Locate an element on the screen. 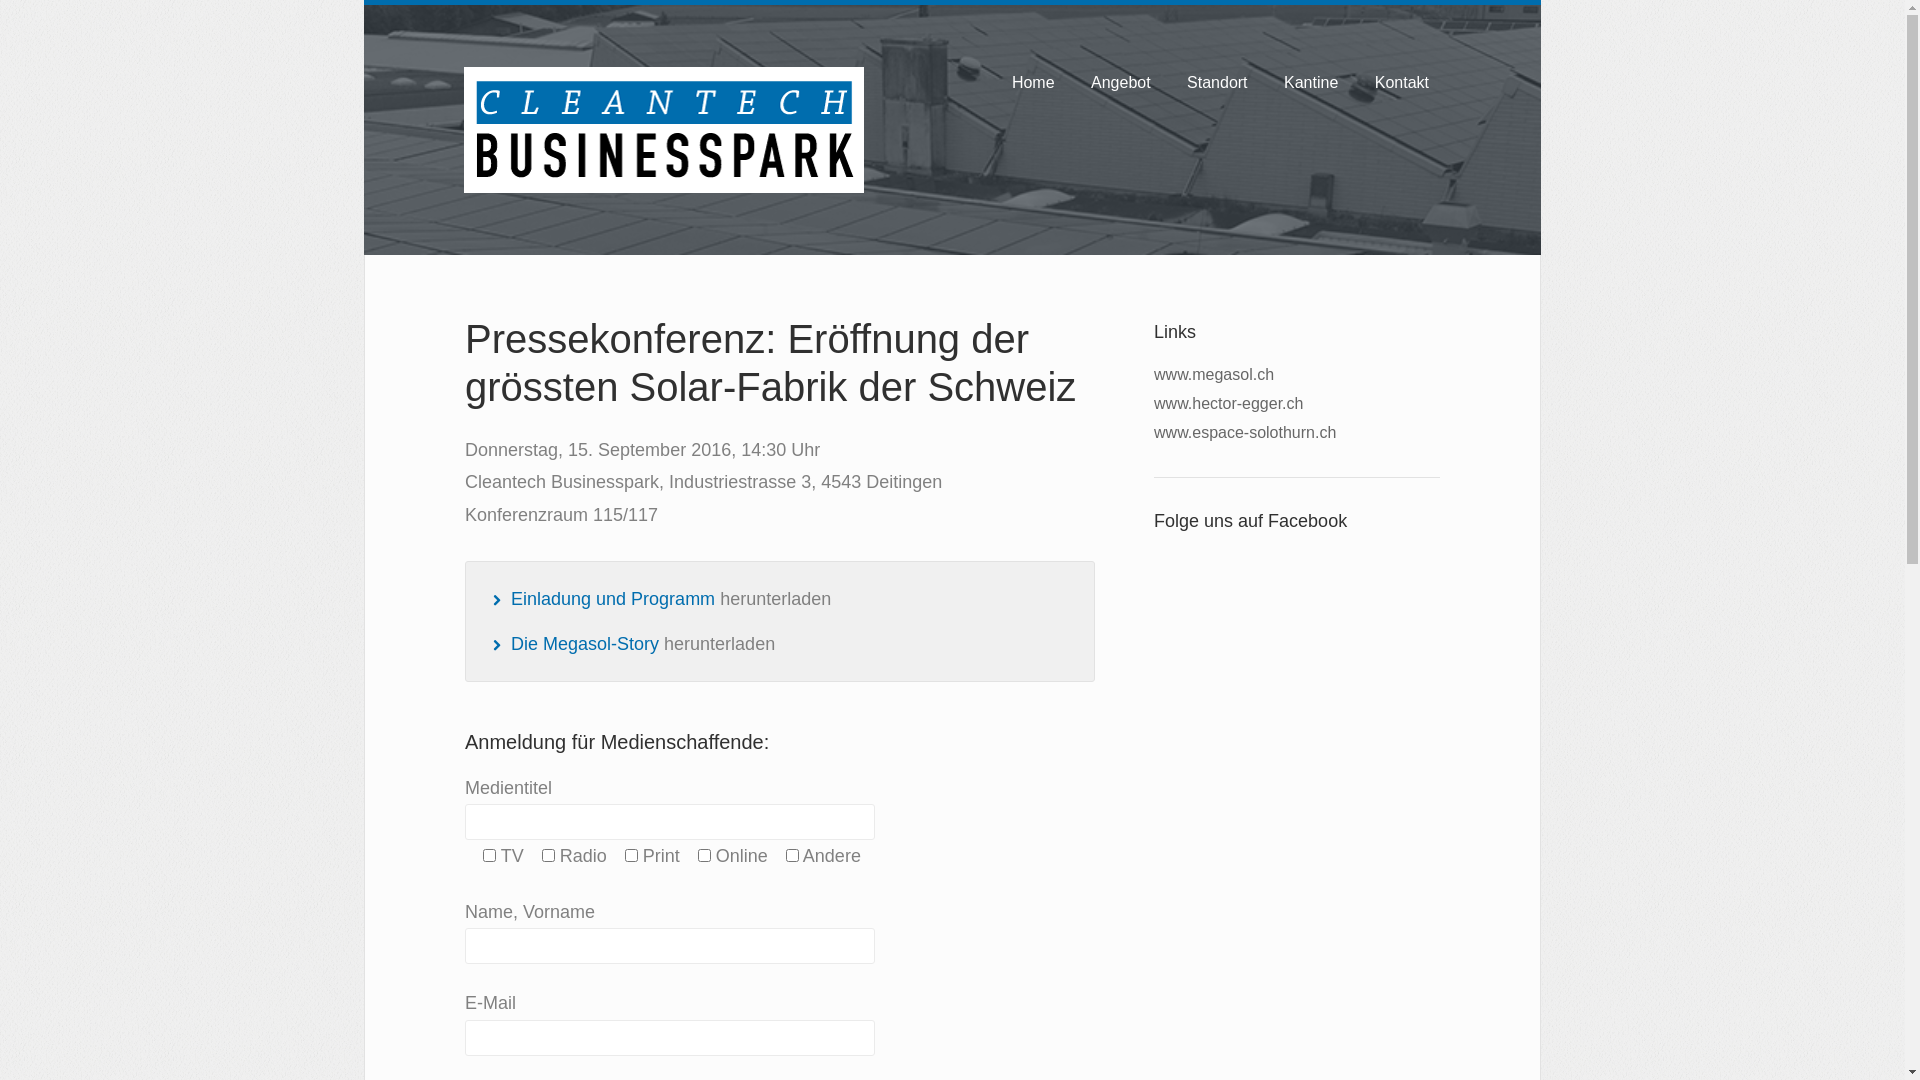 The image size is (1920, 1080). 'www.hector-egger.ch' is located at coordinates (1227, 403).